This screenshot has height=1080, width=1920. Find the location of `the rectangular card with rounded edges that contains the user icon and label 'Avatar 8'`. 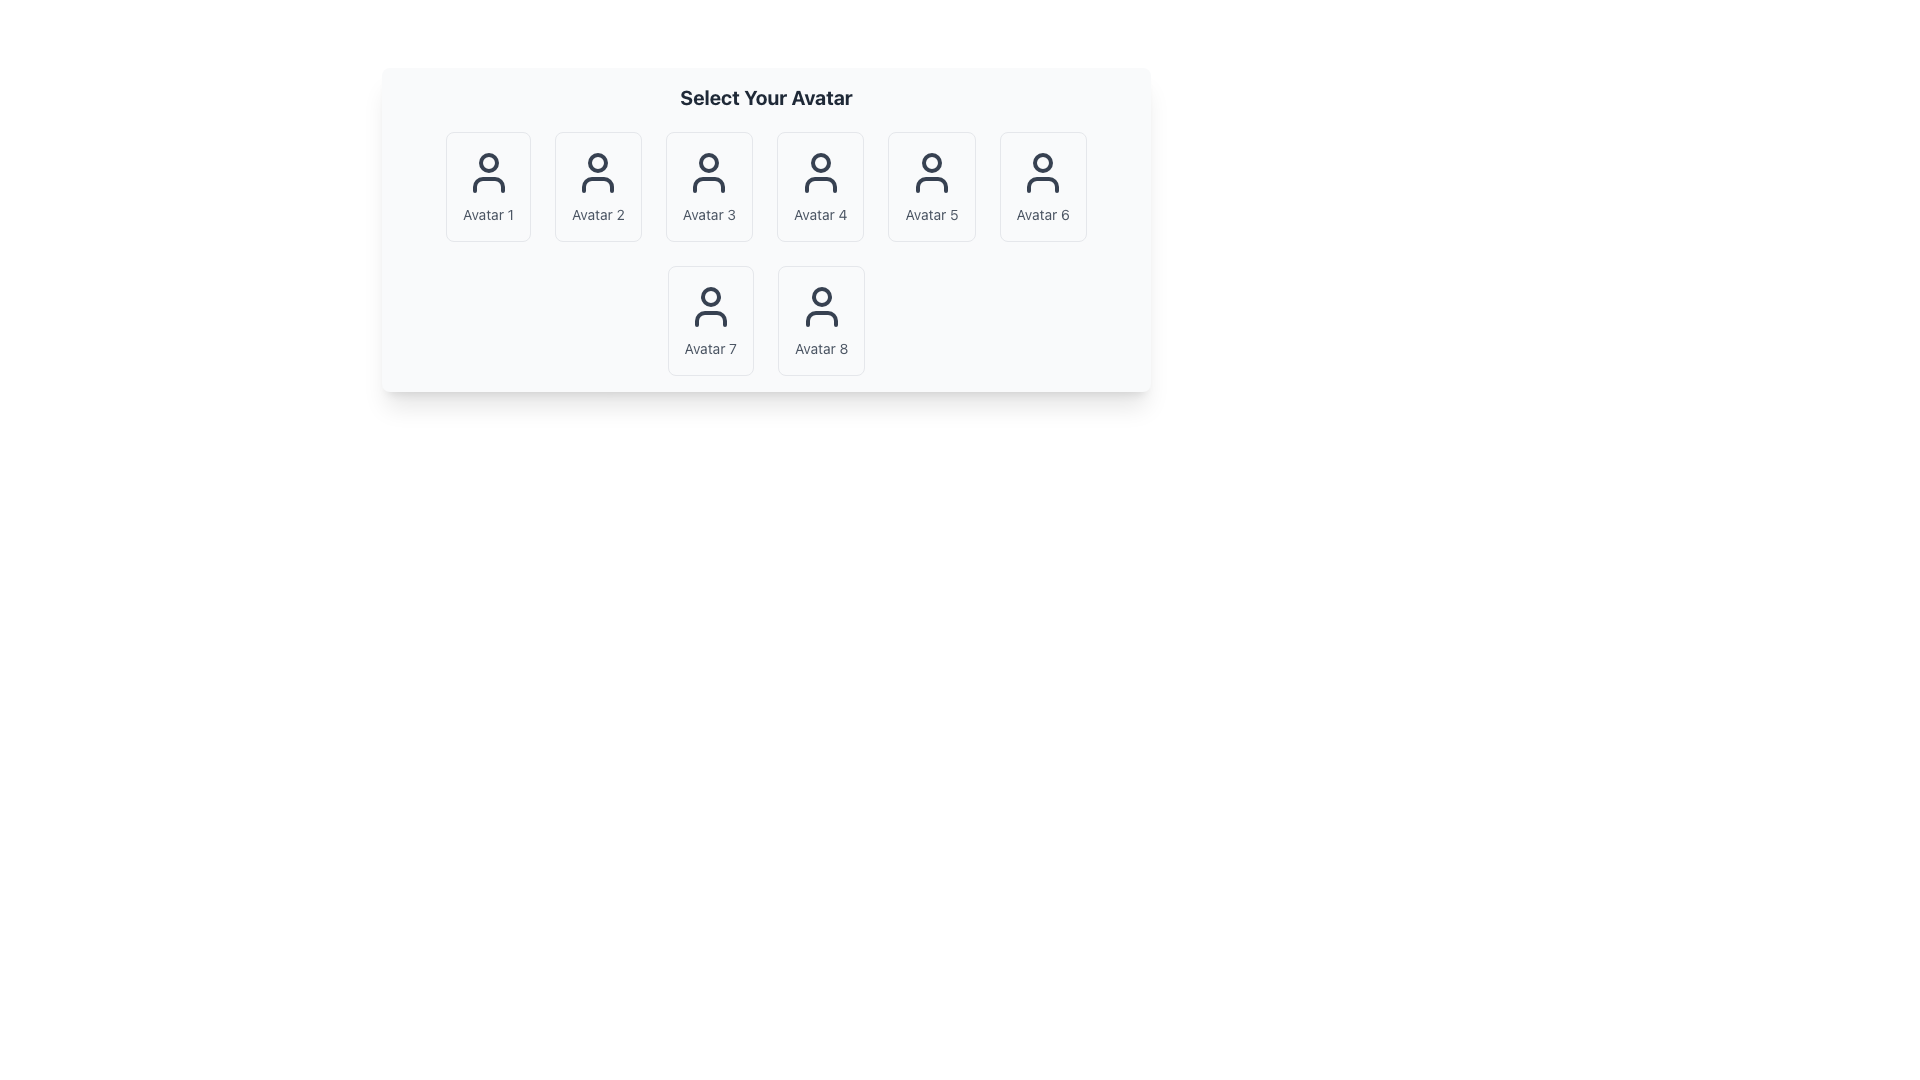

the rectangular card with rounded edges that contains the user icon and label 'Avatar 8' is located at coordinates (821, 319).